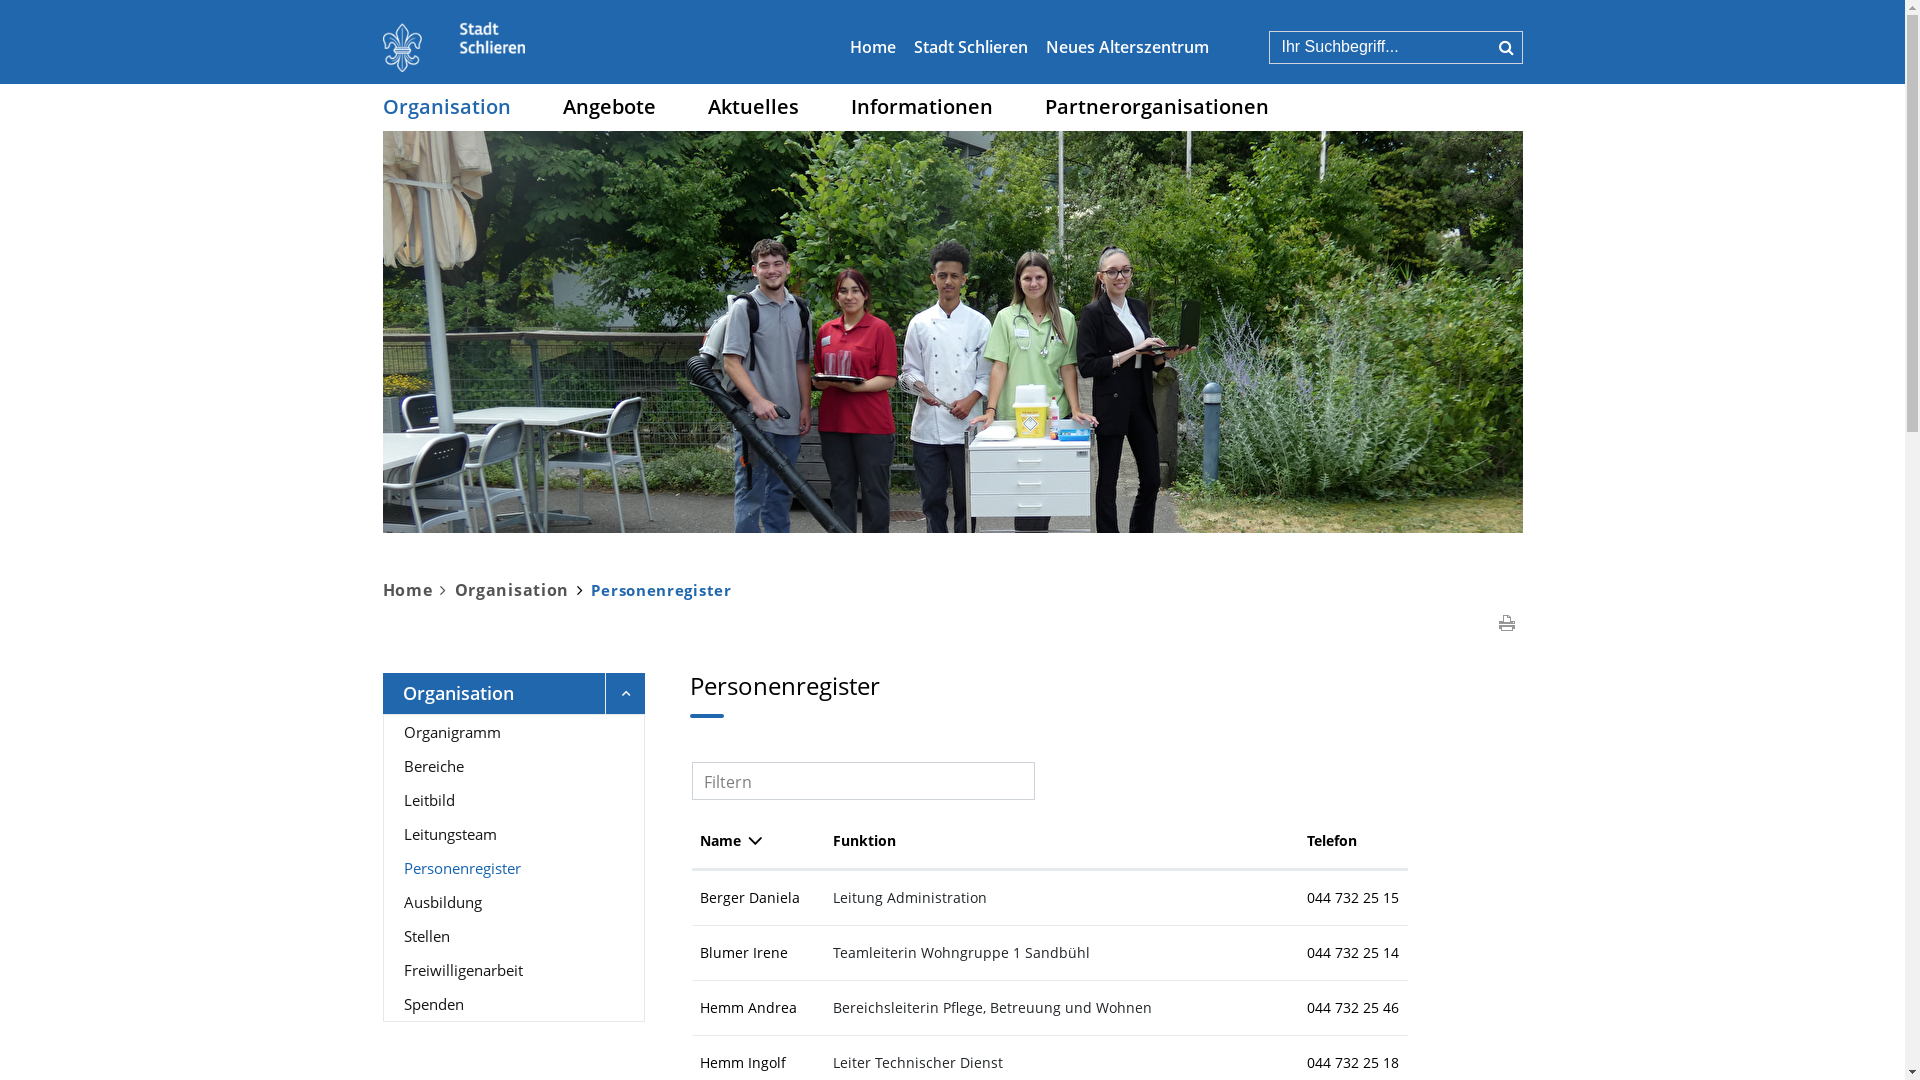 The image size is (1920, 1080). What do you see at coordinates (700, 1061) in the screenshot?
I see `'Hemm Ingolf'` at bounding box center [700, 1061].